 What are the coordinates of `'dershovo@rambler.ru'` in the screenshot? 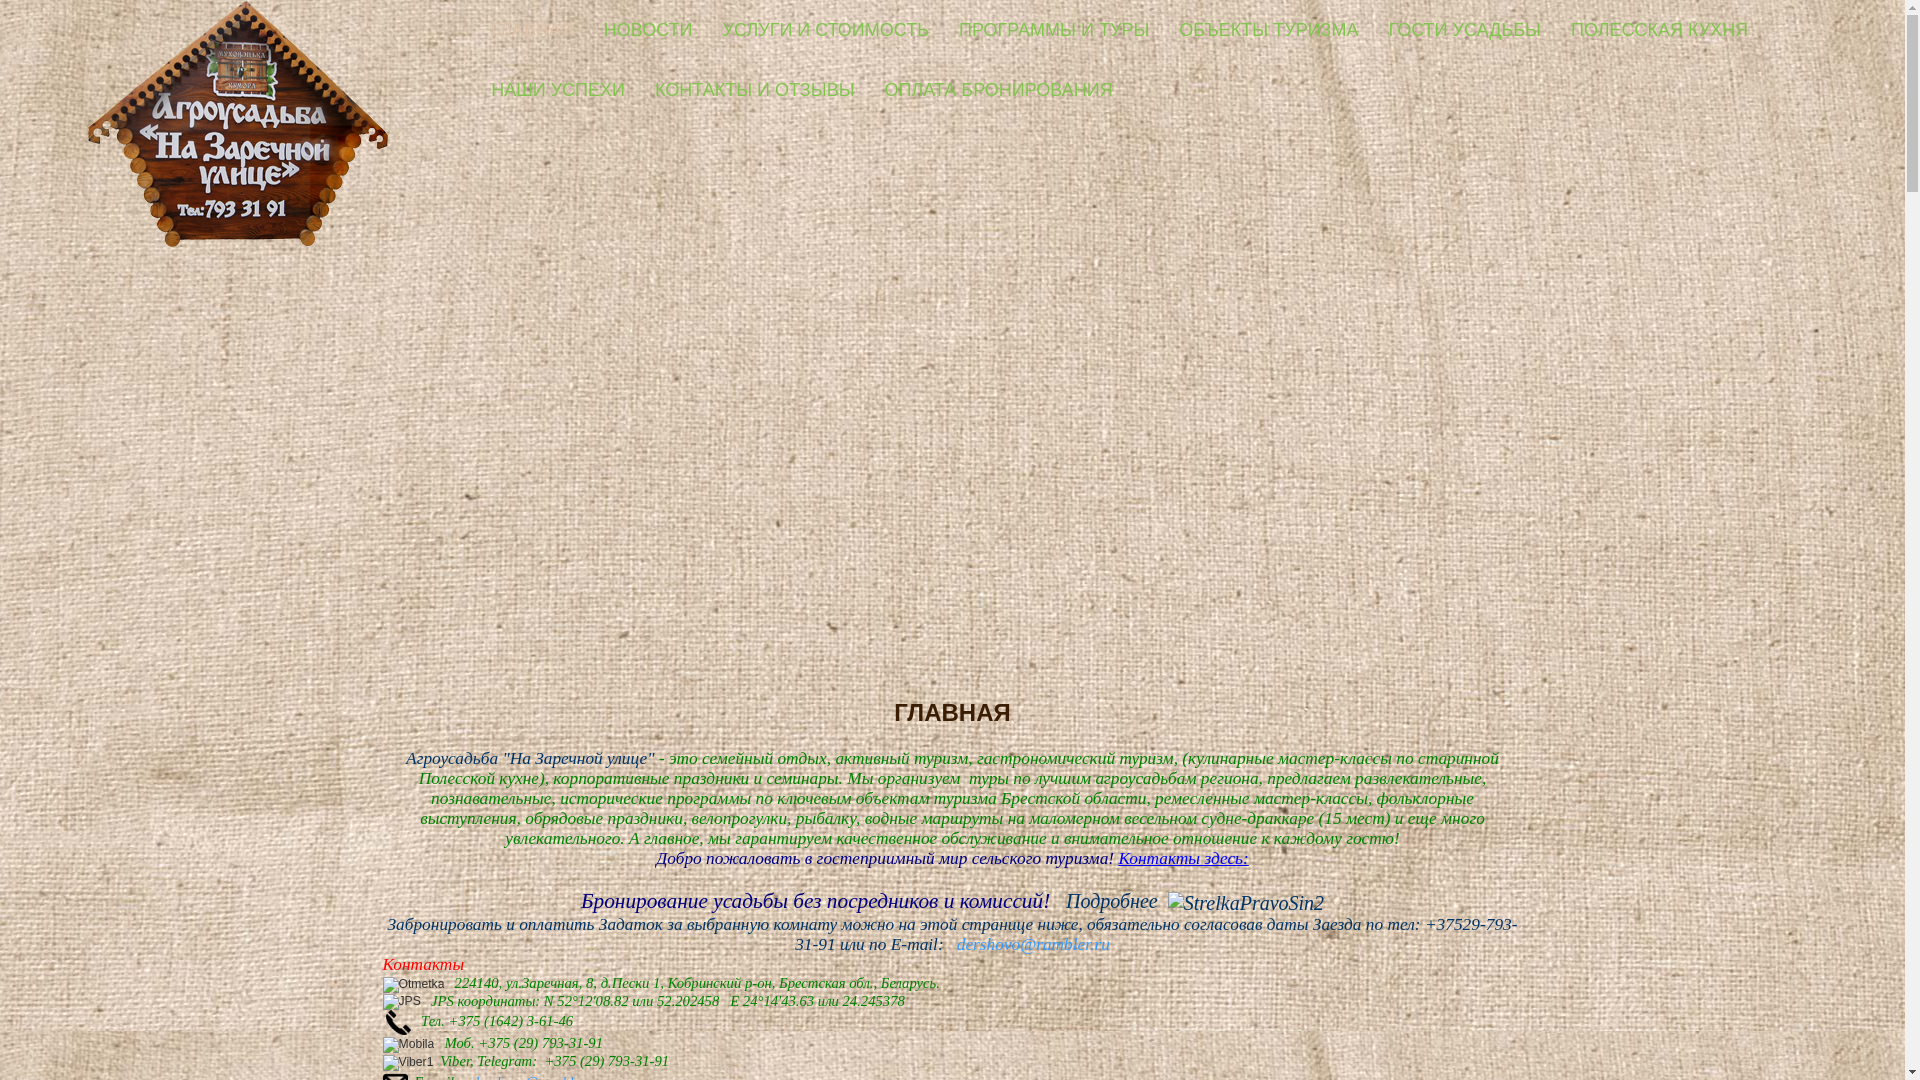 It's located at (1033, 944).